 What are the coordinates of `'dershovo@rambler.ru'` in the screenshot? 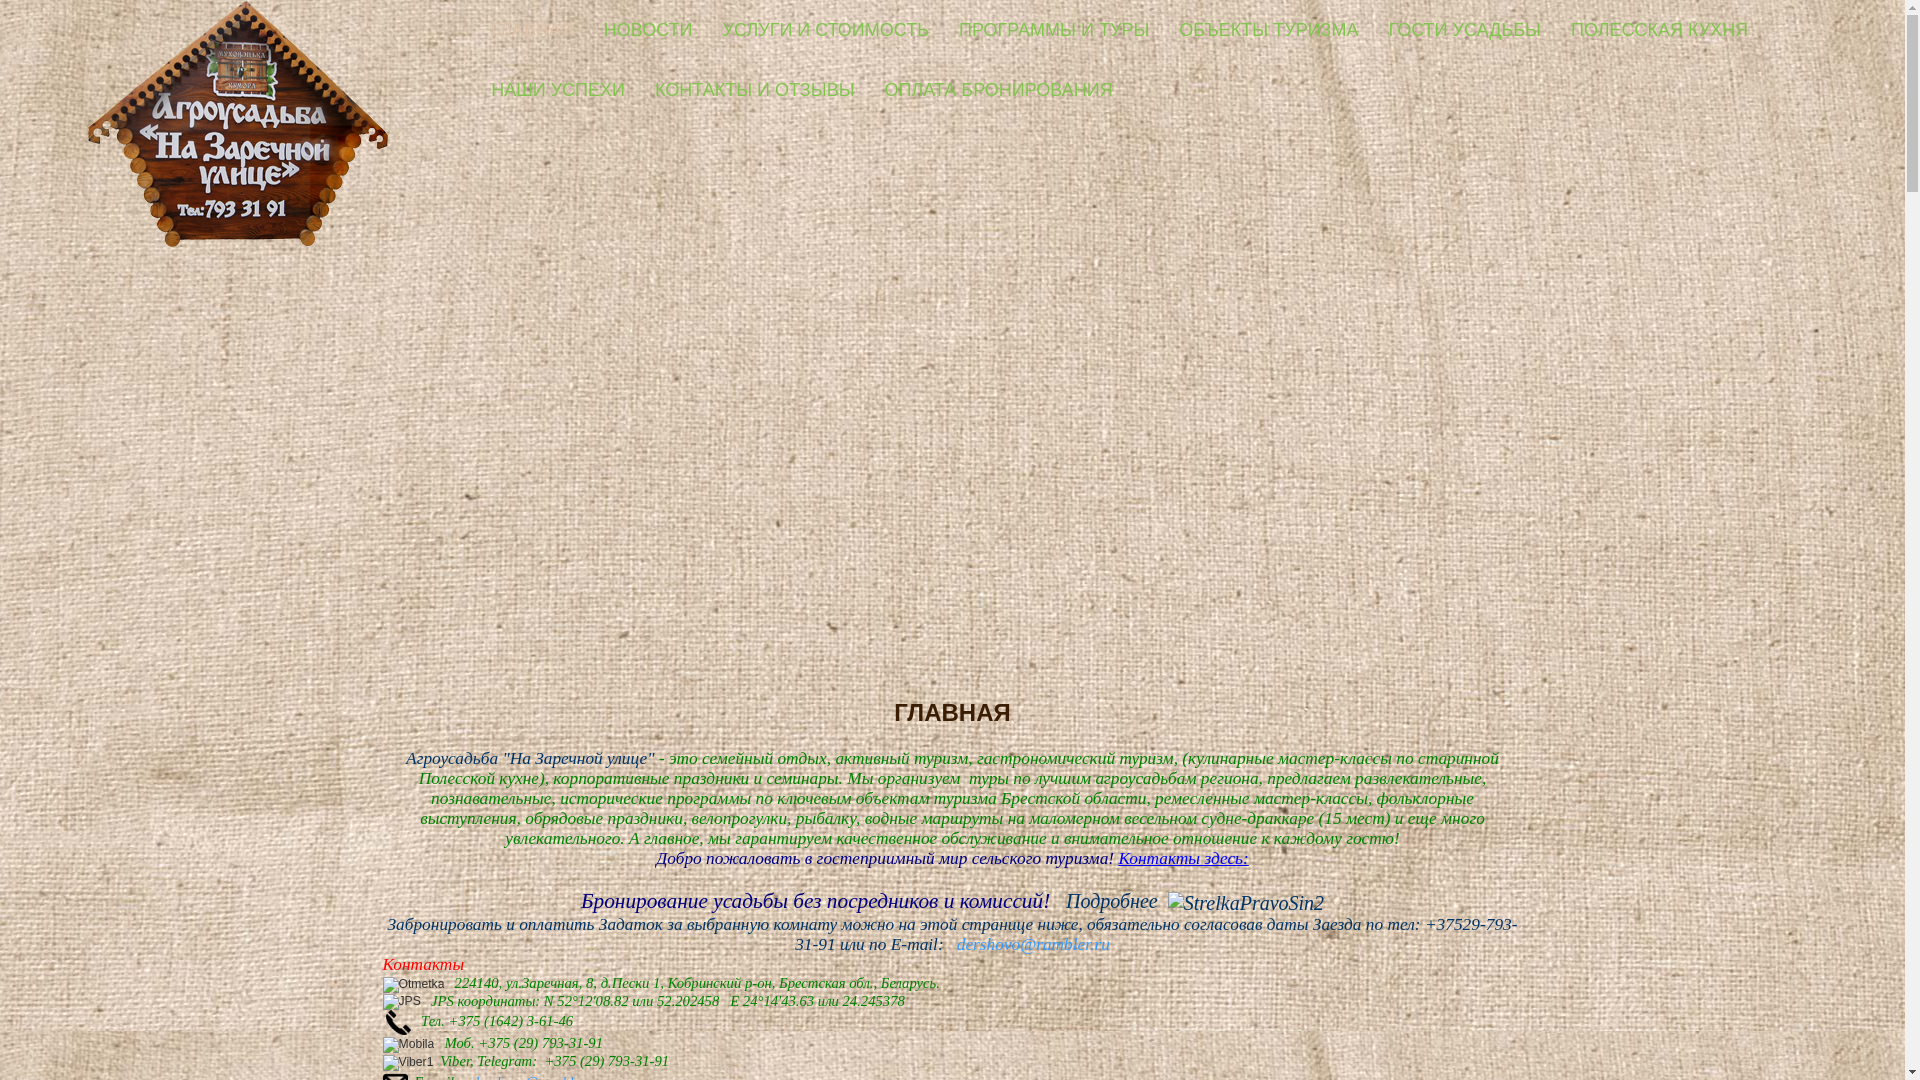 It's located at (1033, 944).